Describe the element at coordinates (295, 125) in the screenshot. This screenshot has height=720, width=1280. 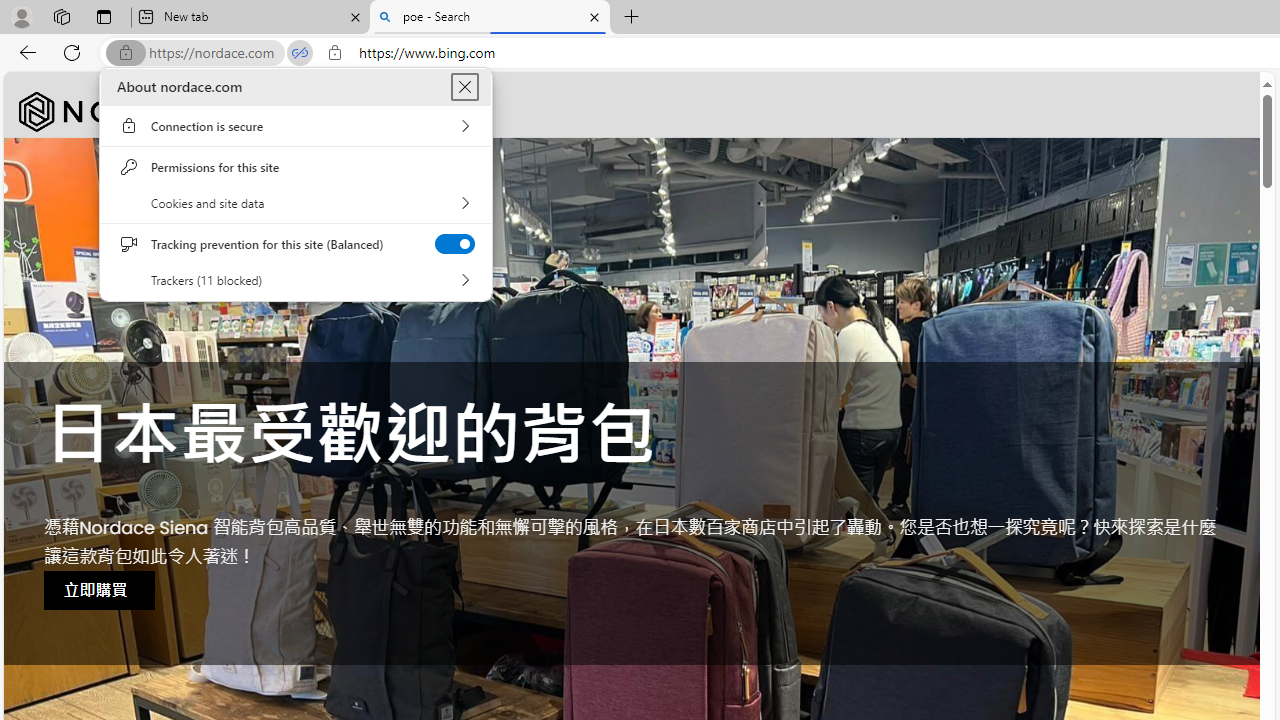
I see `'Connection is secure'` at that location.